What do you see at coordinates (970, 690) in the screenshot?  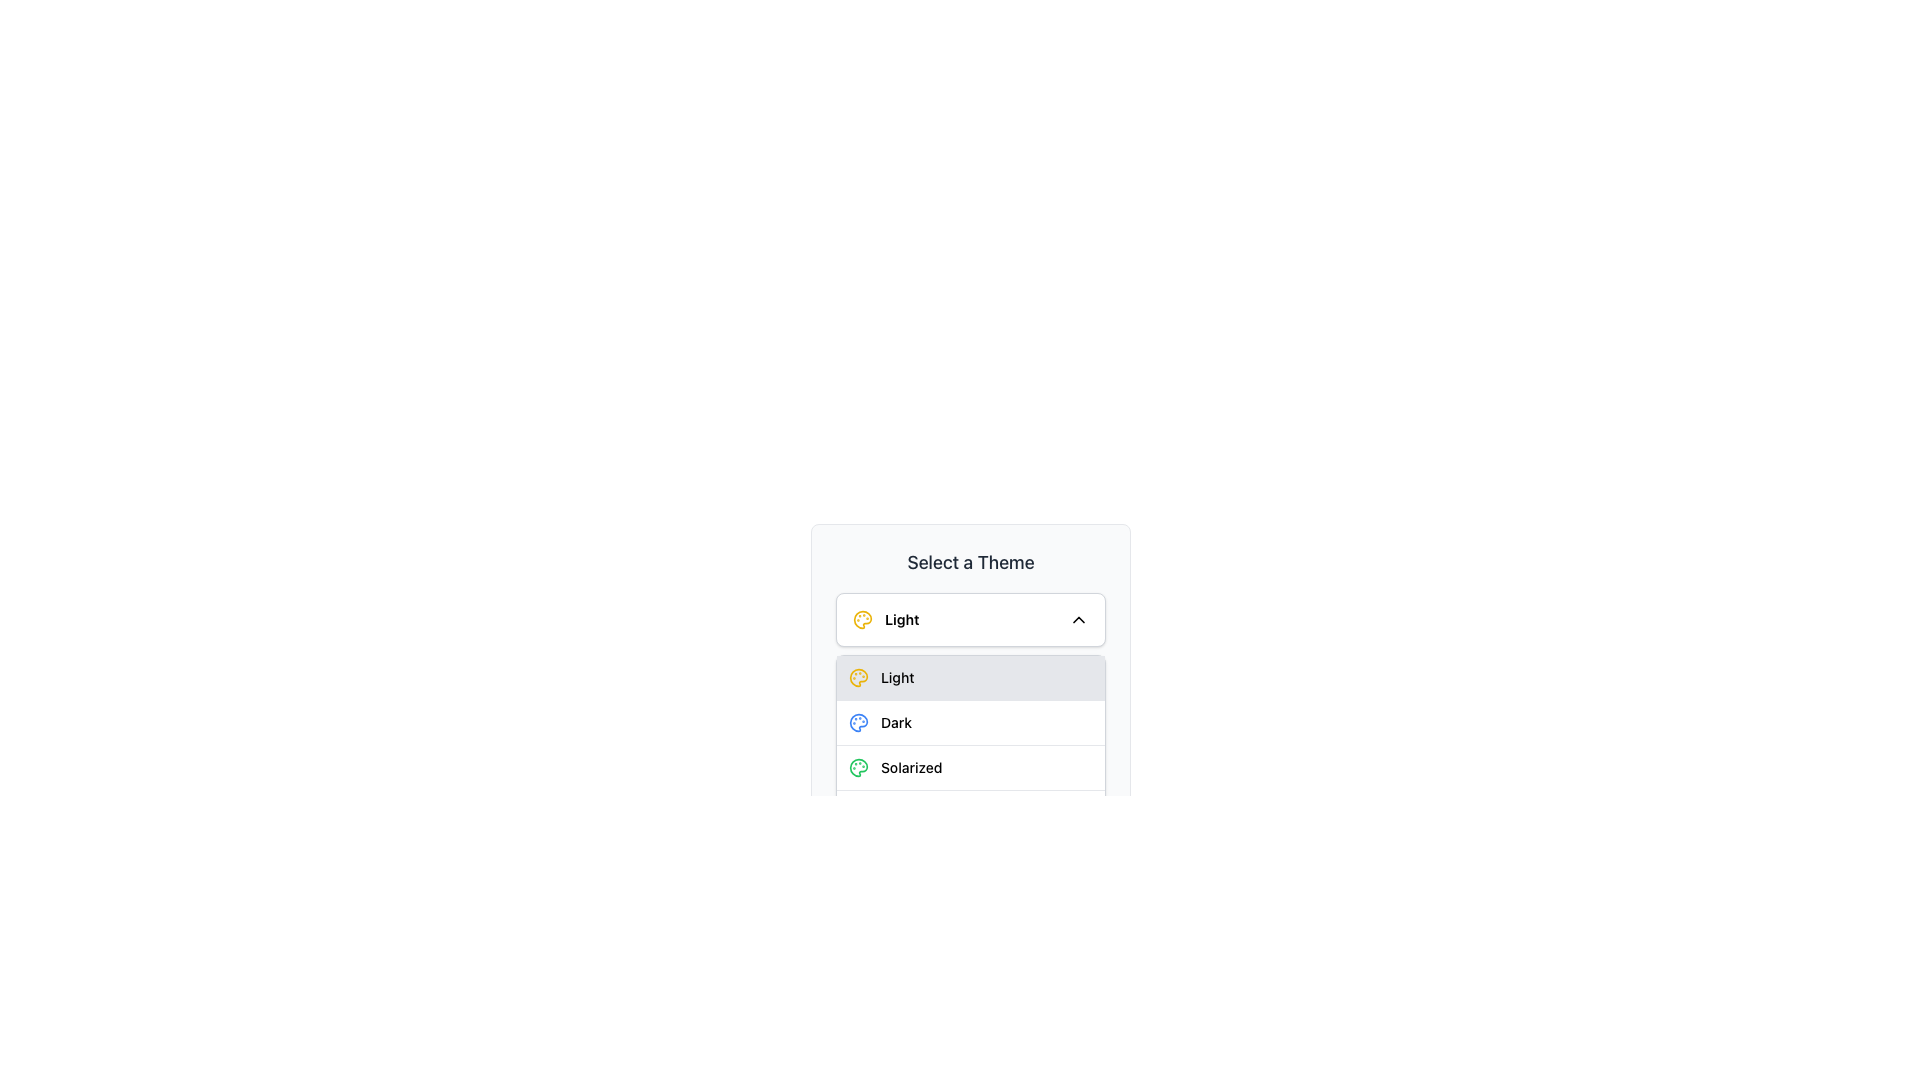 I see `the 'Light' theme option in the dropdown menu` at bounding box center [970, 690].